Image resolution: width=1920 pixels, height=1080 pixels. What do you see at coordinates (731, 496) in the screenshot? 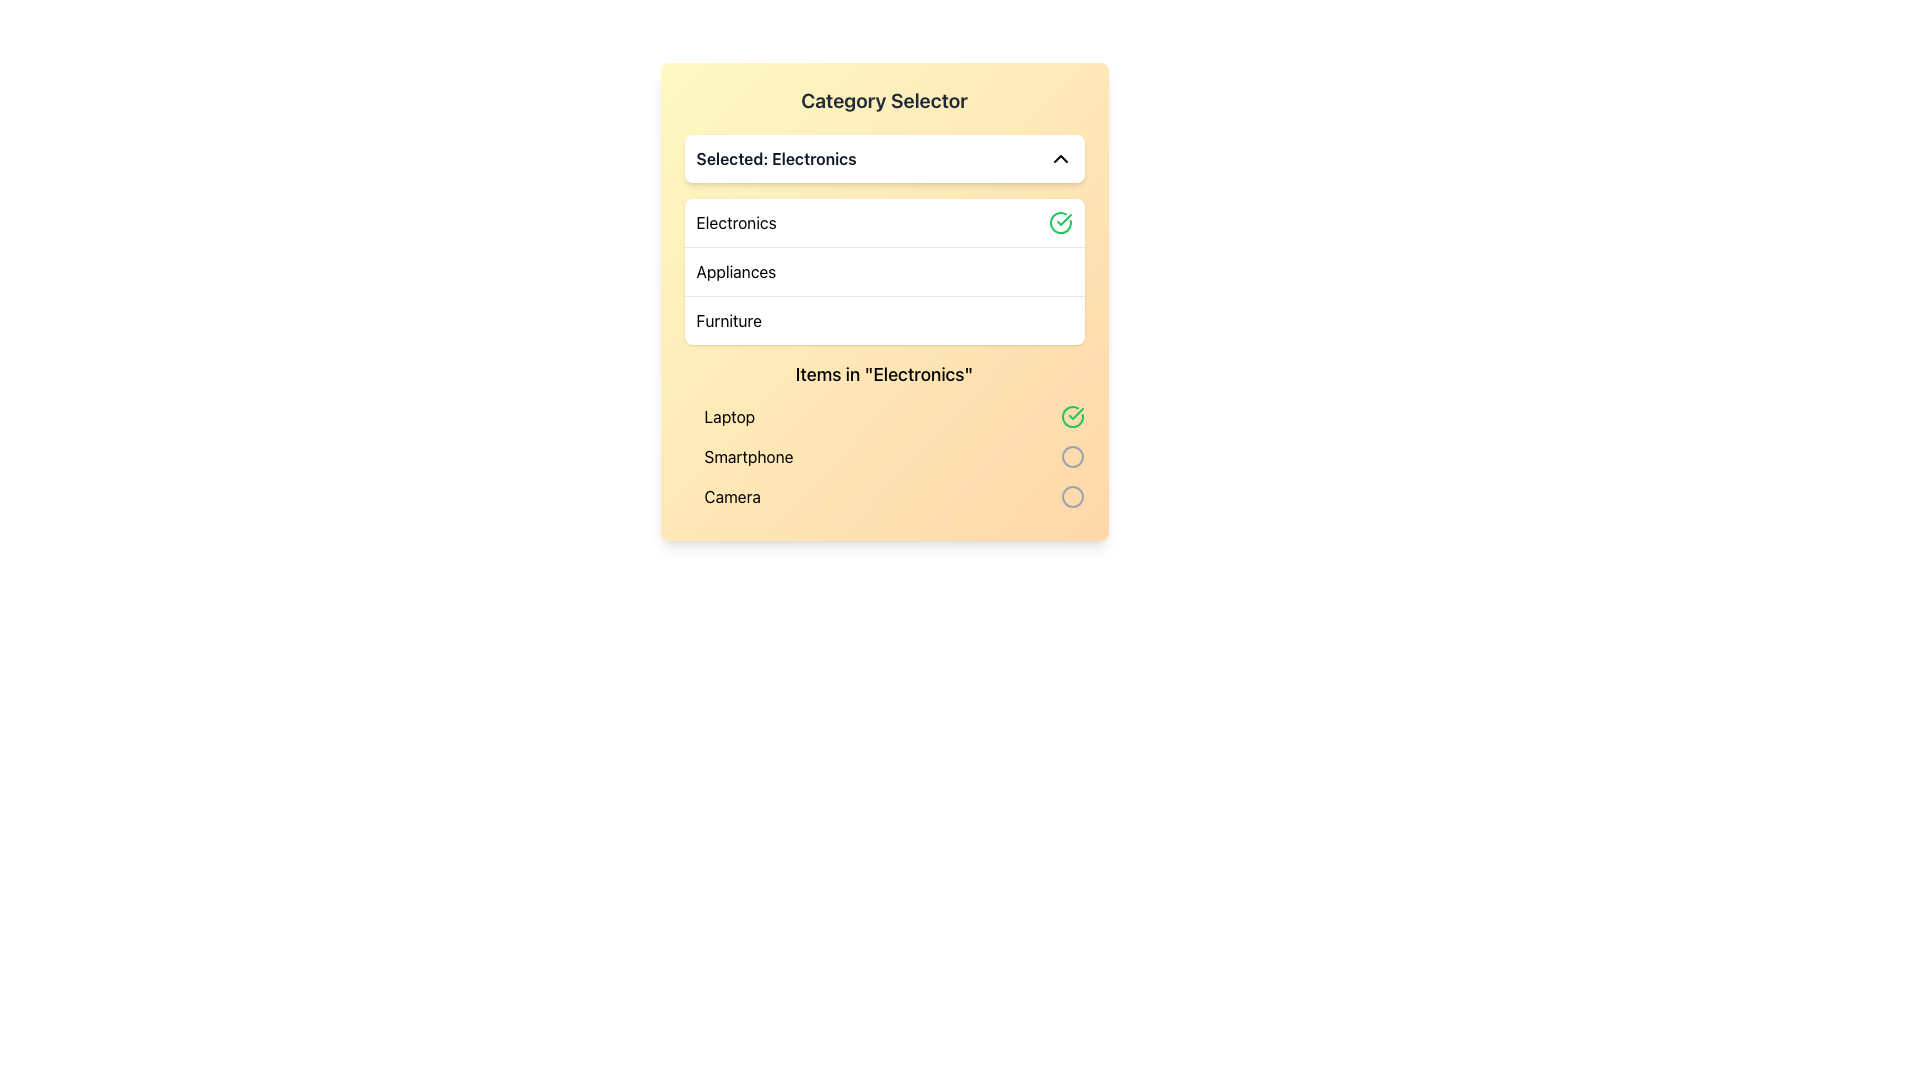
I see `the text label 'Camera' which is styled in bold green font, indicating it is selected` at bounding box center [731, 496].